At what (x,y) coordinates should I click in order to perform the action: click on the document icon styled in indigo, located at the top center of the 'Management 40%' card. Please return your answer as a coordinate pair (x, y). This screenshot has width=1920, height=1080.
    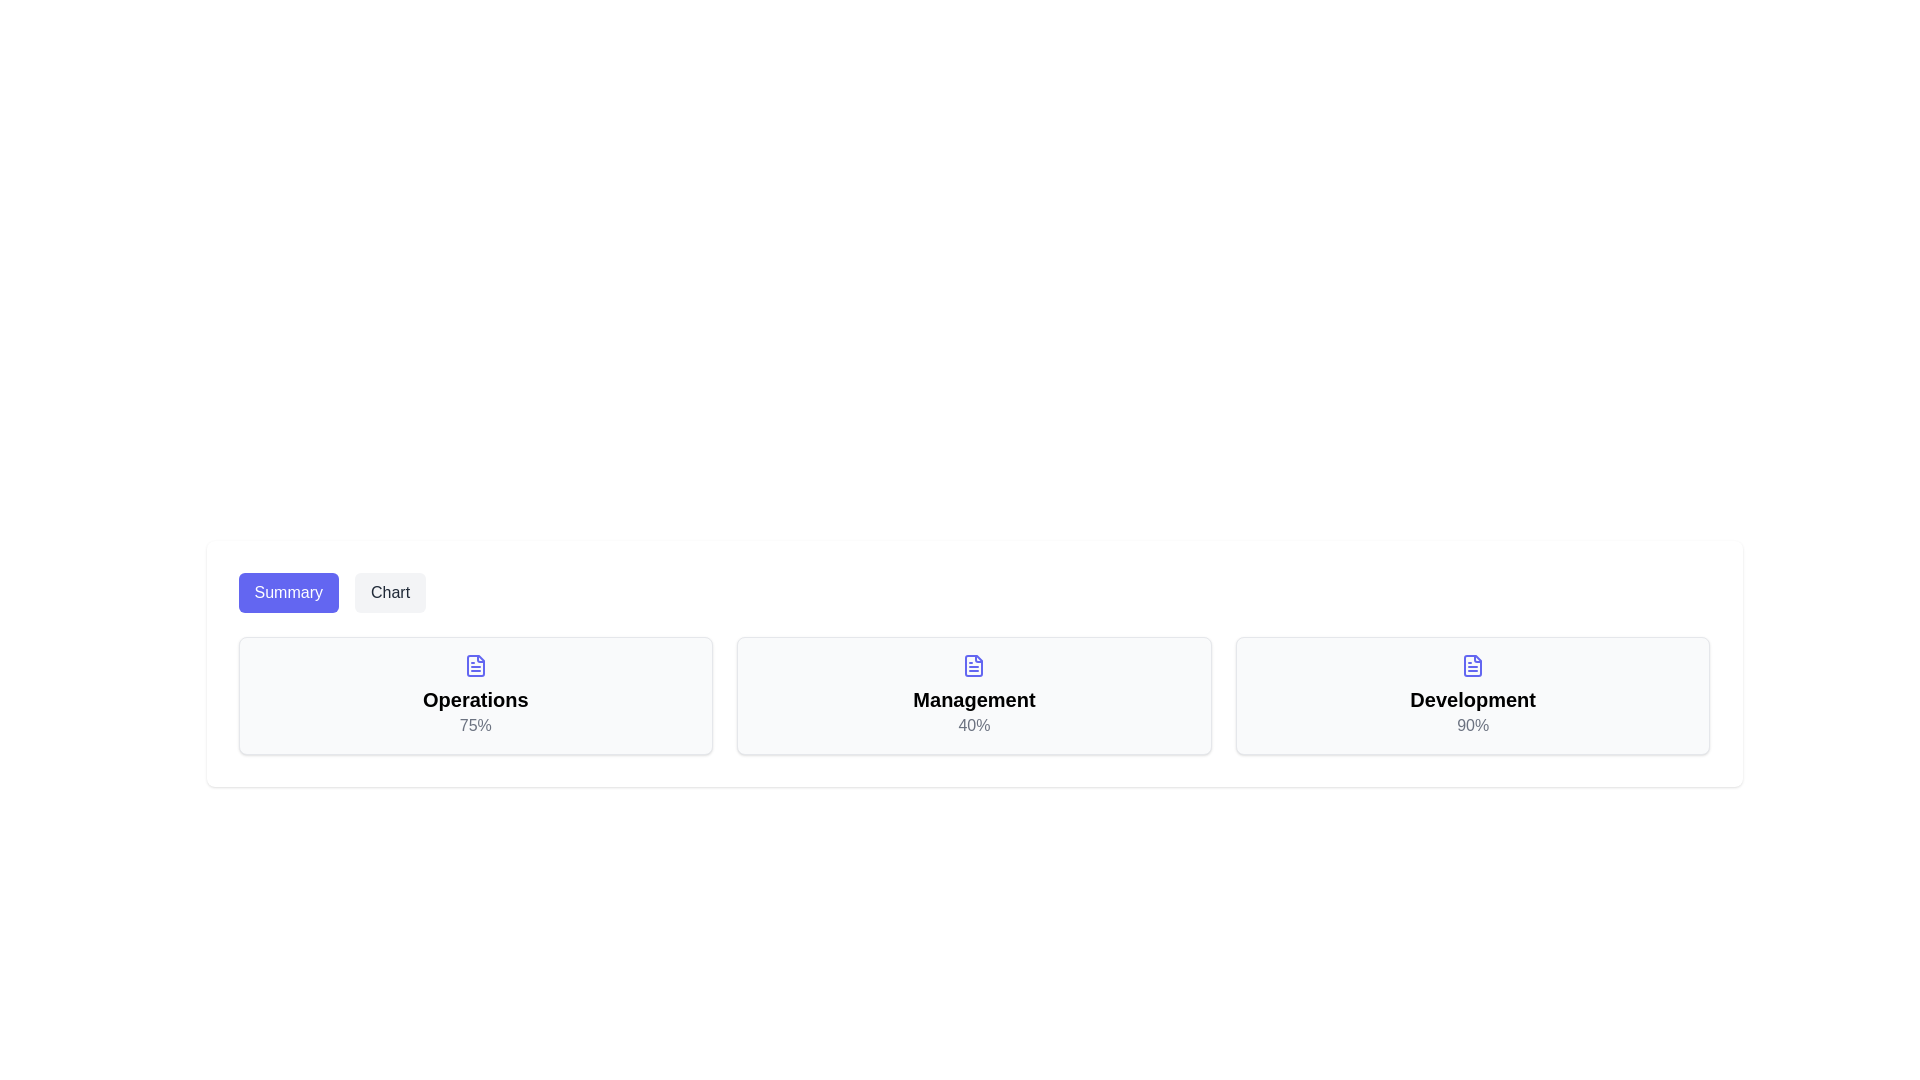
    Looking at the image, I should click on (974, 666).